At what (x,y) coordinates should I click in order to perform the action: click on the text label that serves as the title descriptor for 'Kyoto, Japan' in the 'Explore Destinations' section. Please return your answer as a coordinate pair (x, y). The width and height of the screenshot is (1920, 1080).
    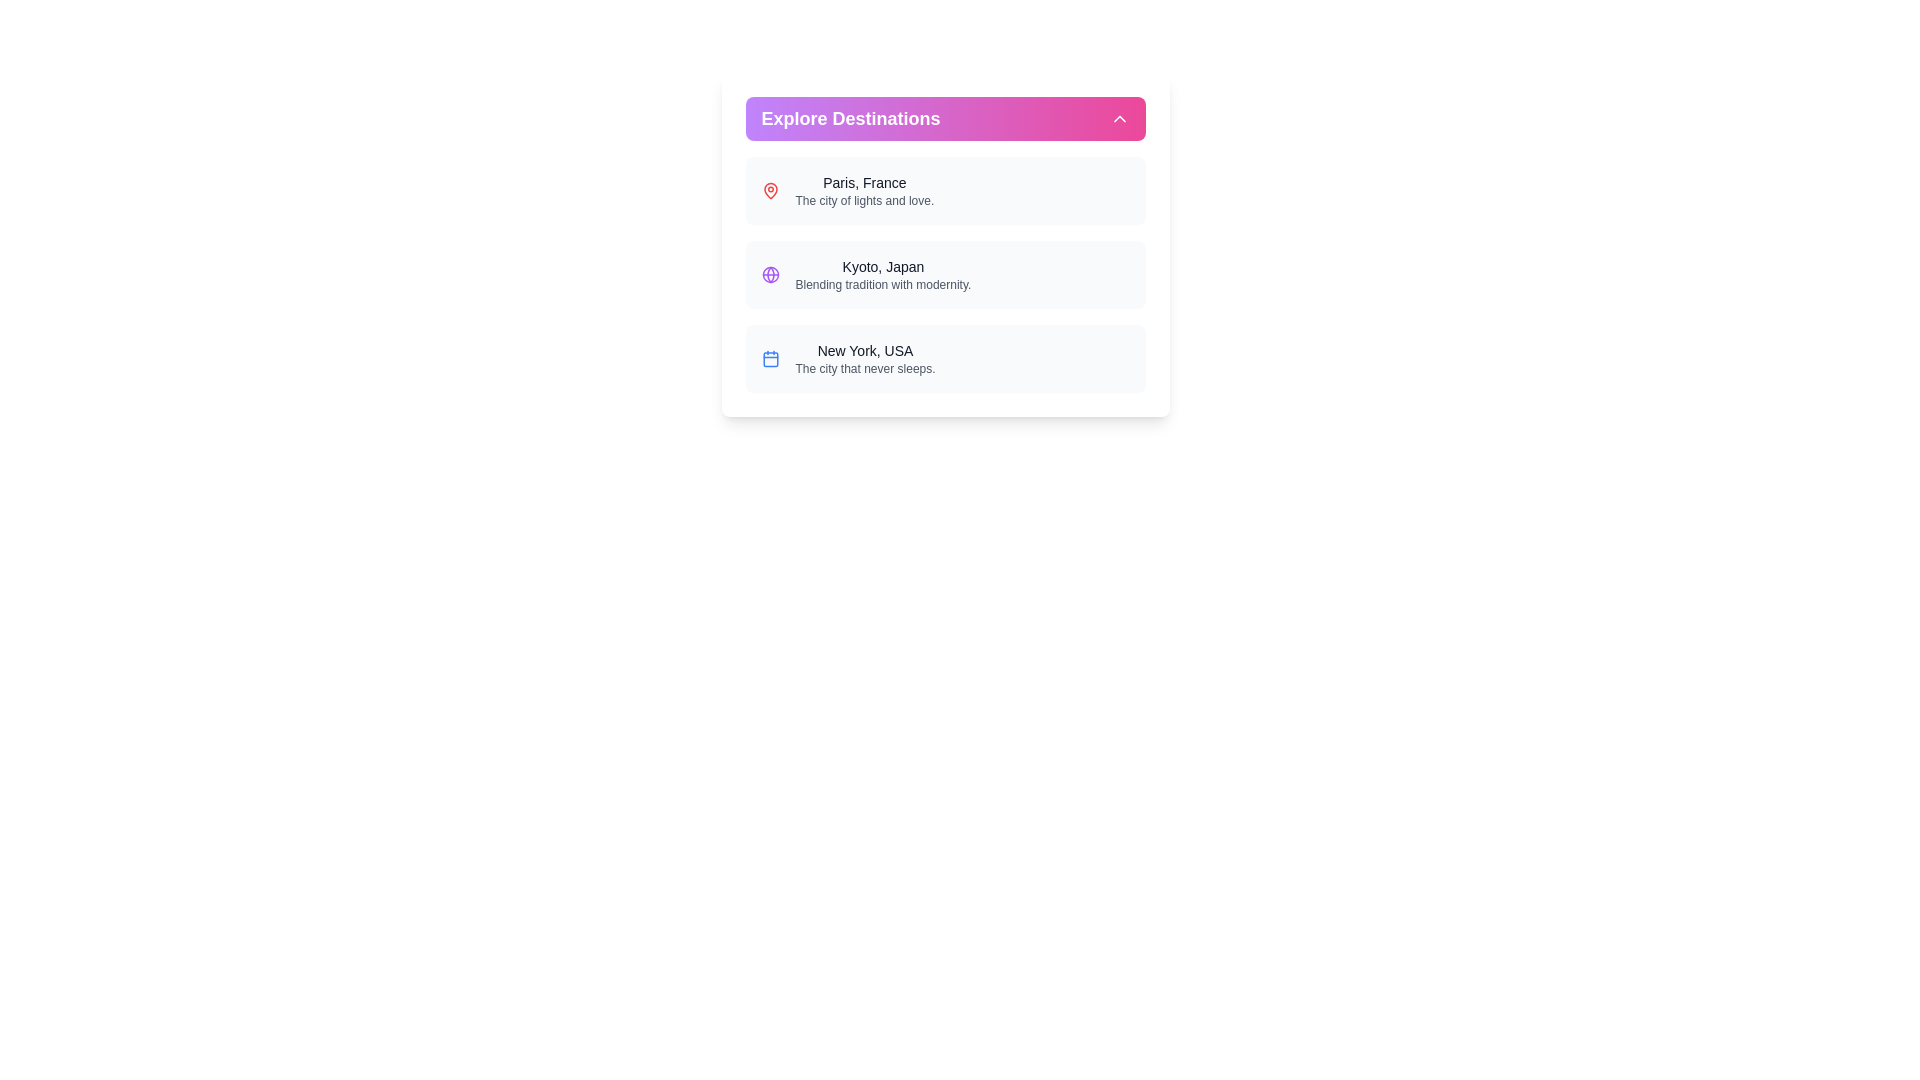
    Looking at the image, I should click on (882, 265).